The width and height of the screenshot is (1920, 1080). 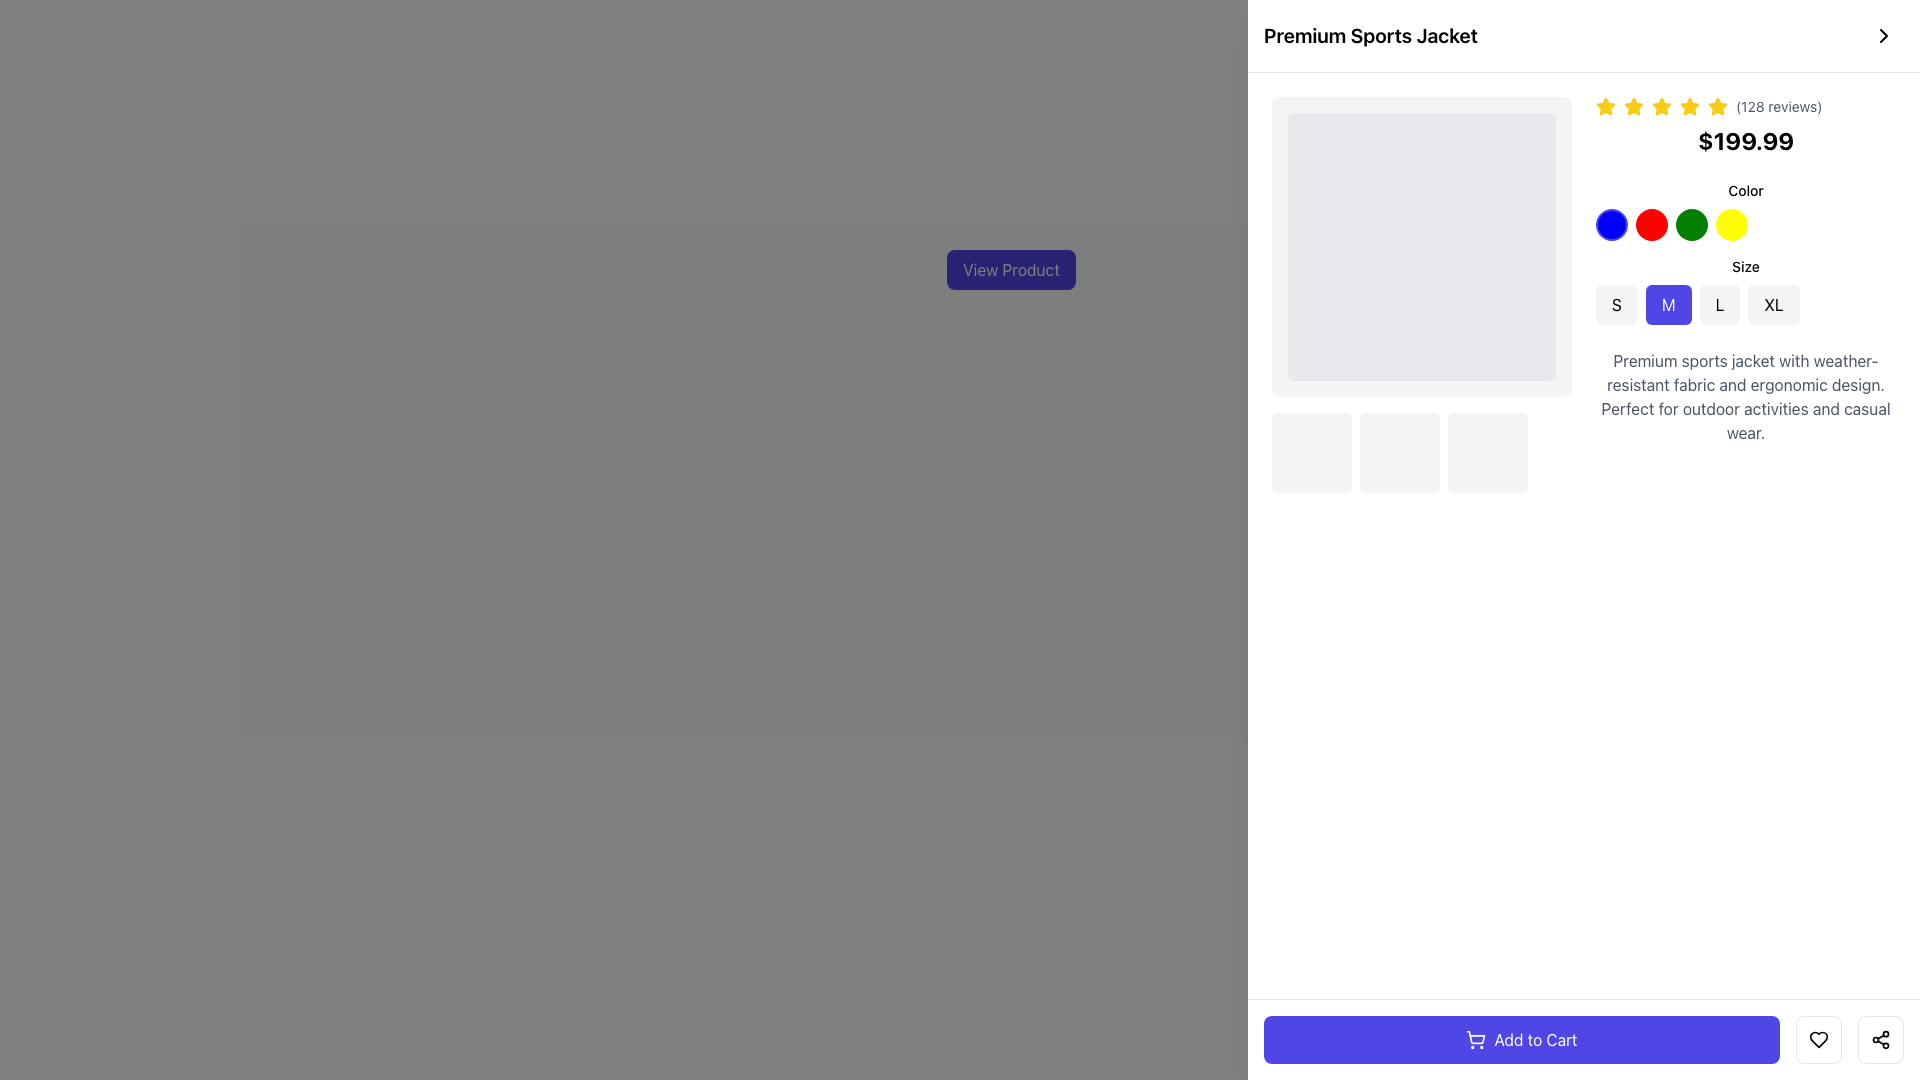 I want to click on the fourth button in the horizontal group of size options, so click(x=1774, y=304).